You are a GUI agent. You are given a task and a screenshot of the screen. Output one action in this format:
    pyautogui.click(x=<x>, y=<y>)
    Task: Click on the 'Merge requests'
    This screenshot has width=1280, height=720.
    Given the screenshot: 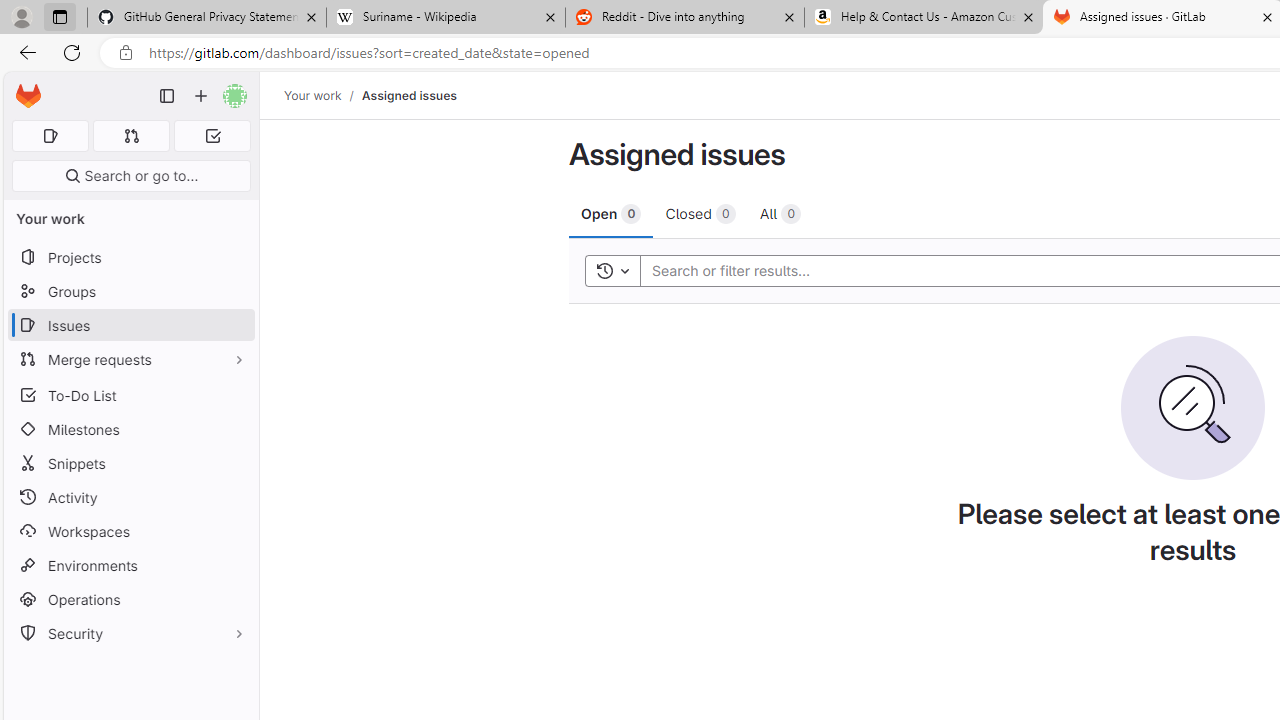 What is the action you would take?
    pyautogui.click(x=130, y=358)
    